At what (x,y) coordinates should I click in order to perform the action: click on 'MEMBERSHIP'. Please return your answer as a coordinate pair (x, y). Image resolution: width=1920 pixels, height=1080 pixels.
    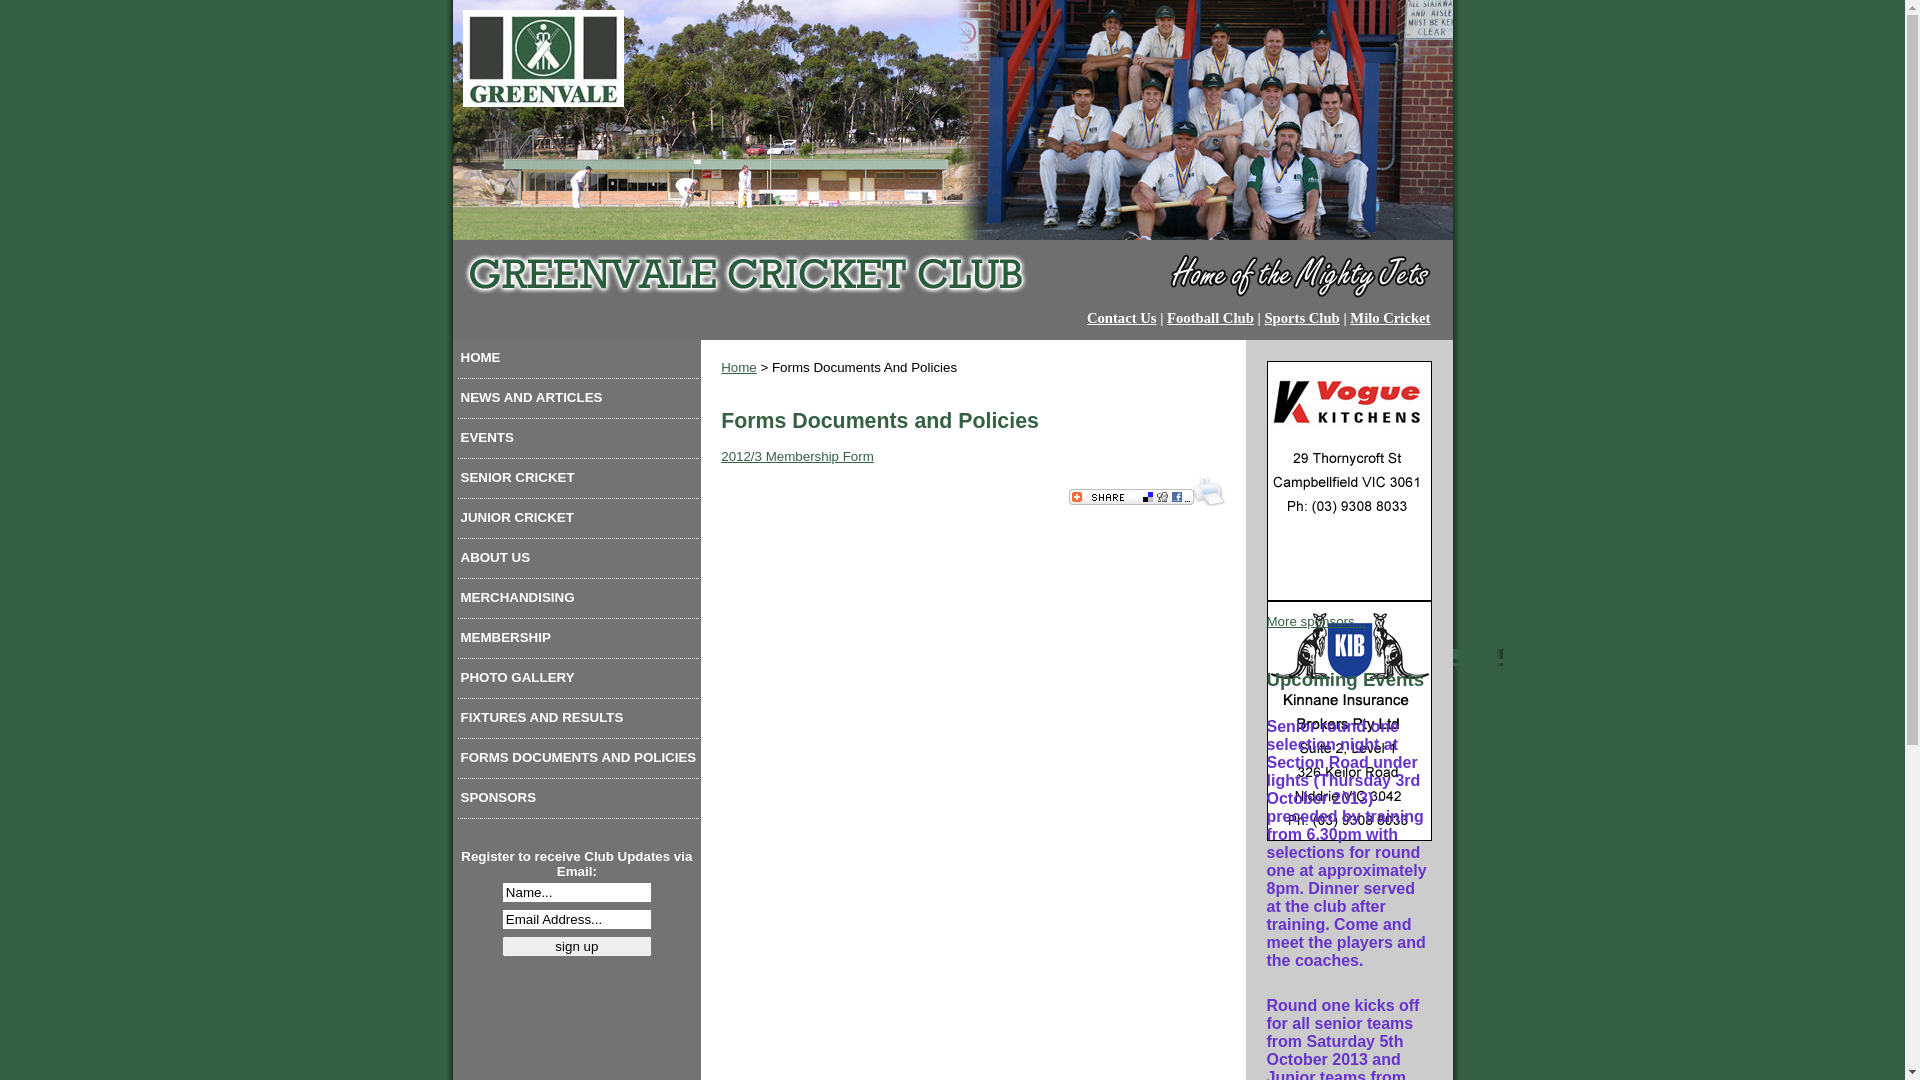
    Looking at the image, I should click on (578, 641).